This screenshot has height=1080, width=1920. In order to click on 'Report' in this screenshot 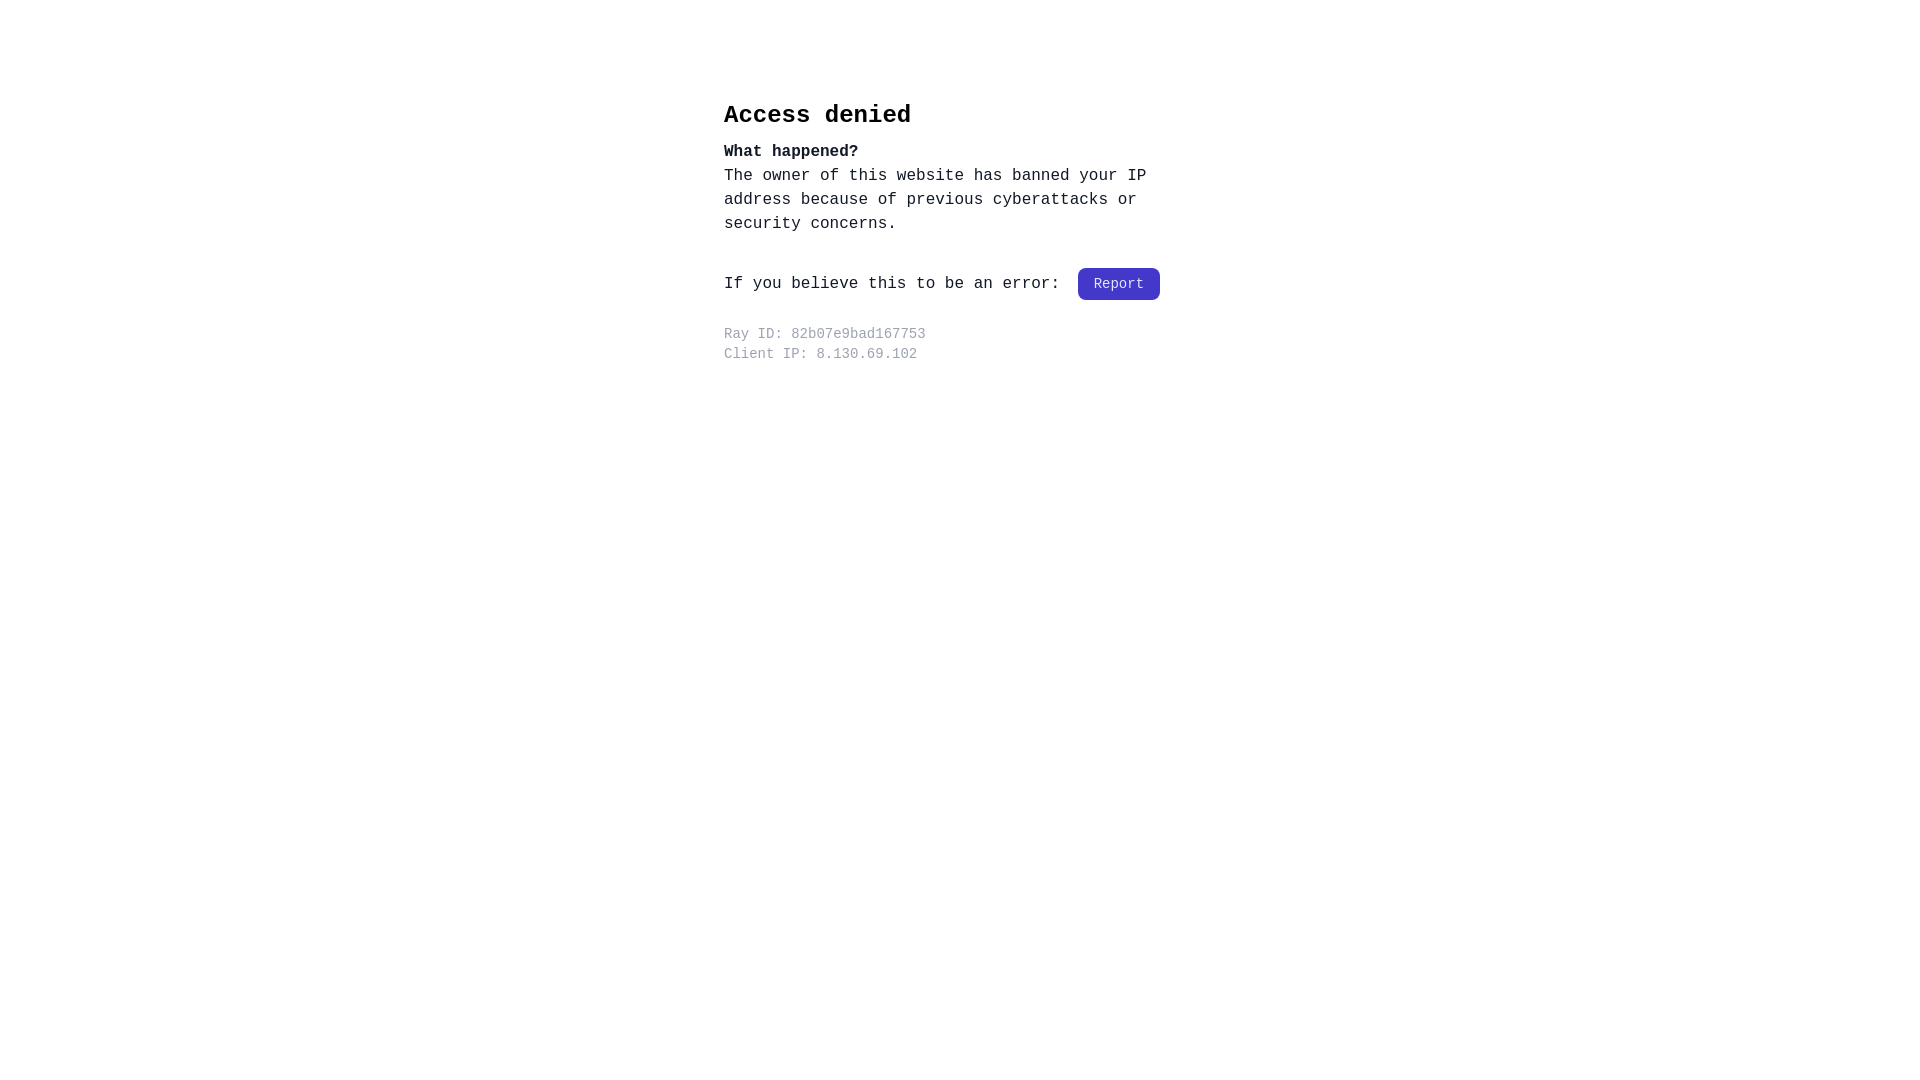, I will do `click(1117, 284)`.